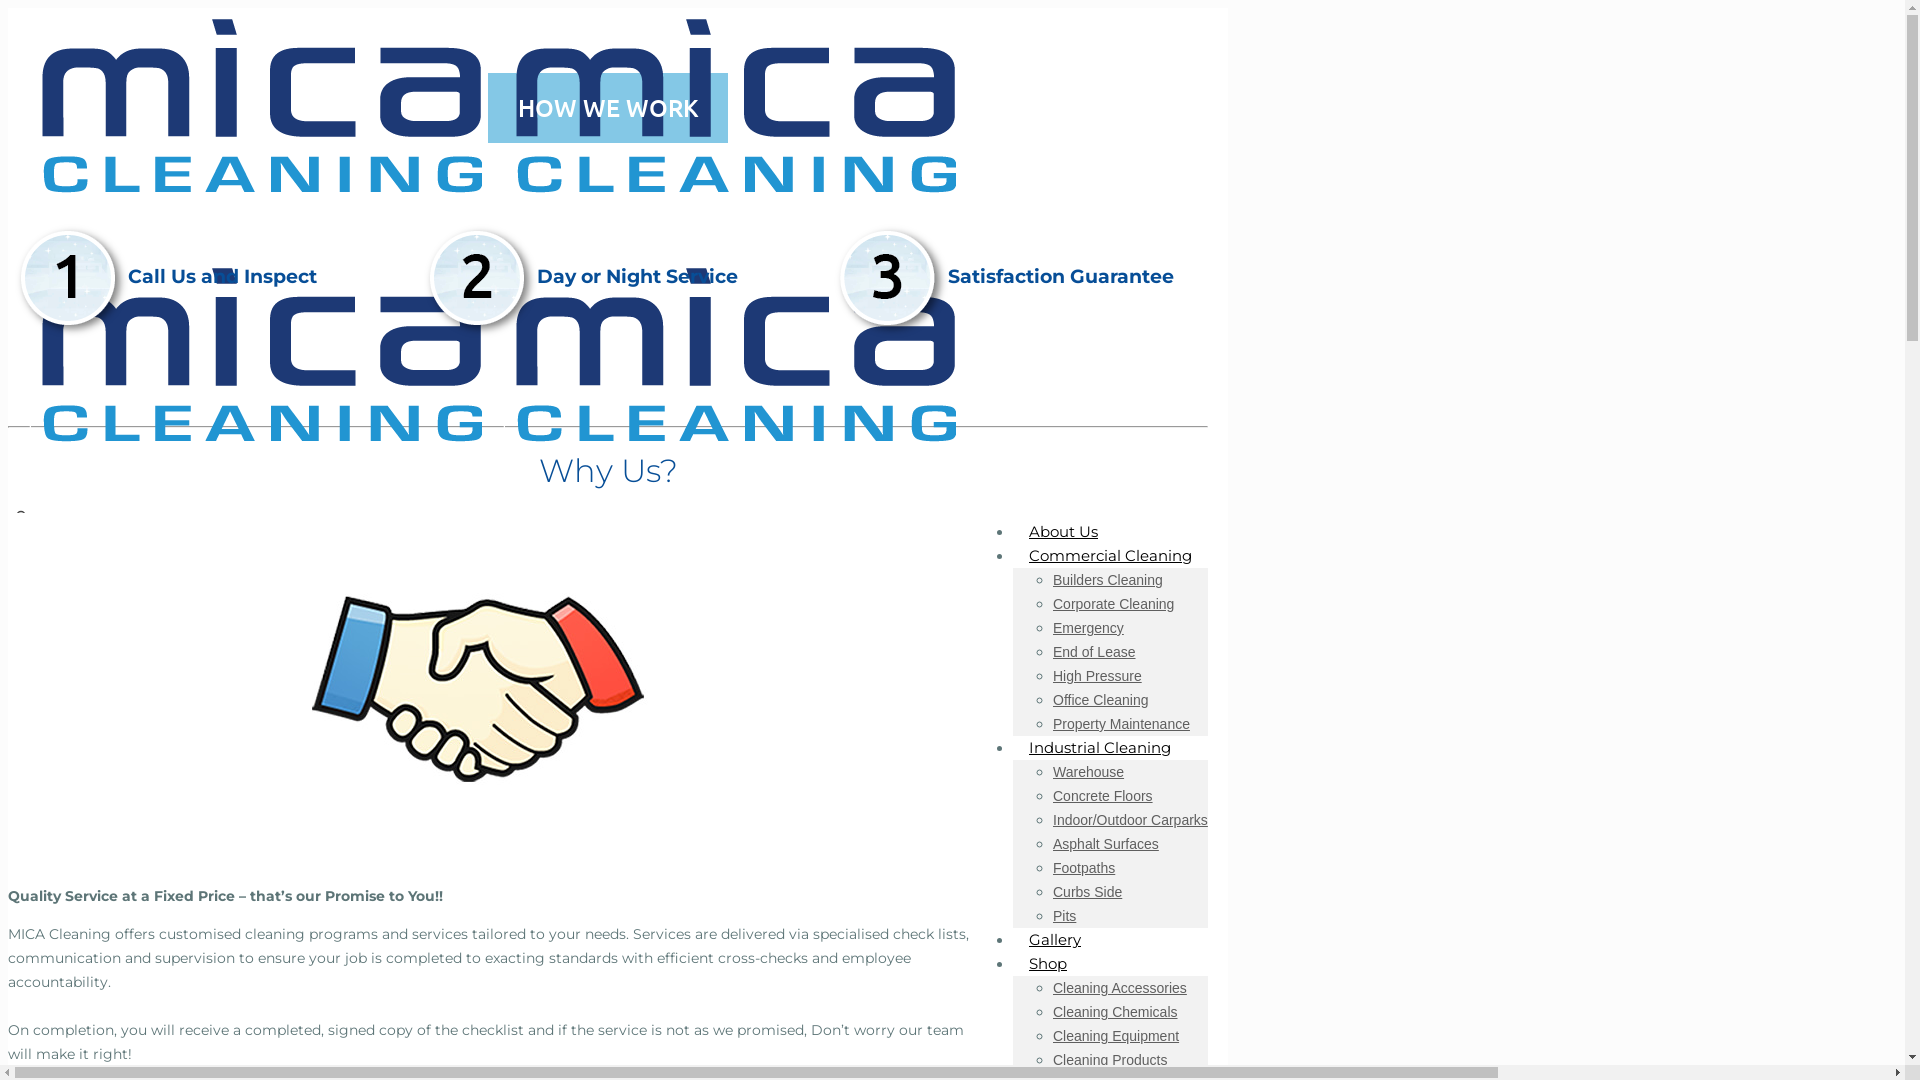 The image size is (1920, 1080). I want to click on 'Asphalt Surfaces', so click(1104, 844).